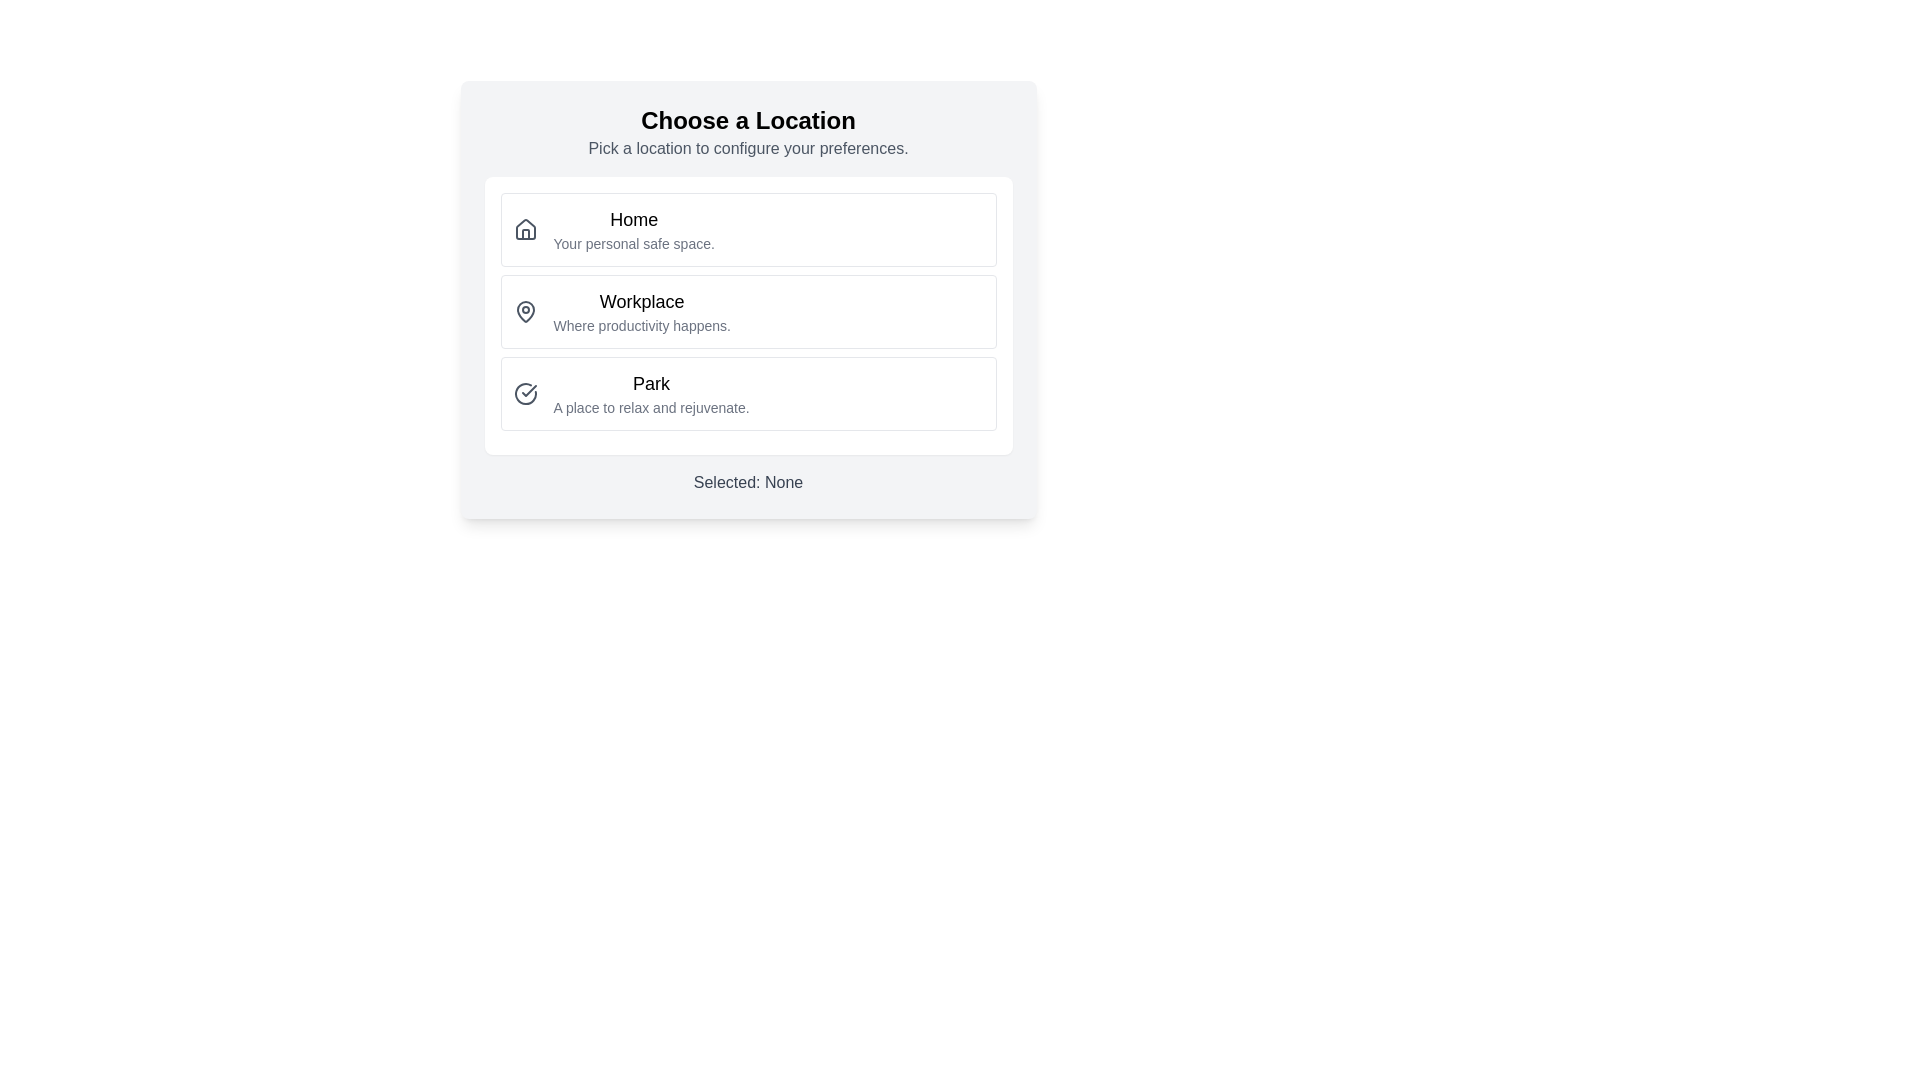 This screenshot has height=1080, width=1920. I want to click on the circular icon indicating the 'Park' option to trigger a tooltip or highlight effect, so click(528, 390).